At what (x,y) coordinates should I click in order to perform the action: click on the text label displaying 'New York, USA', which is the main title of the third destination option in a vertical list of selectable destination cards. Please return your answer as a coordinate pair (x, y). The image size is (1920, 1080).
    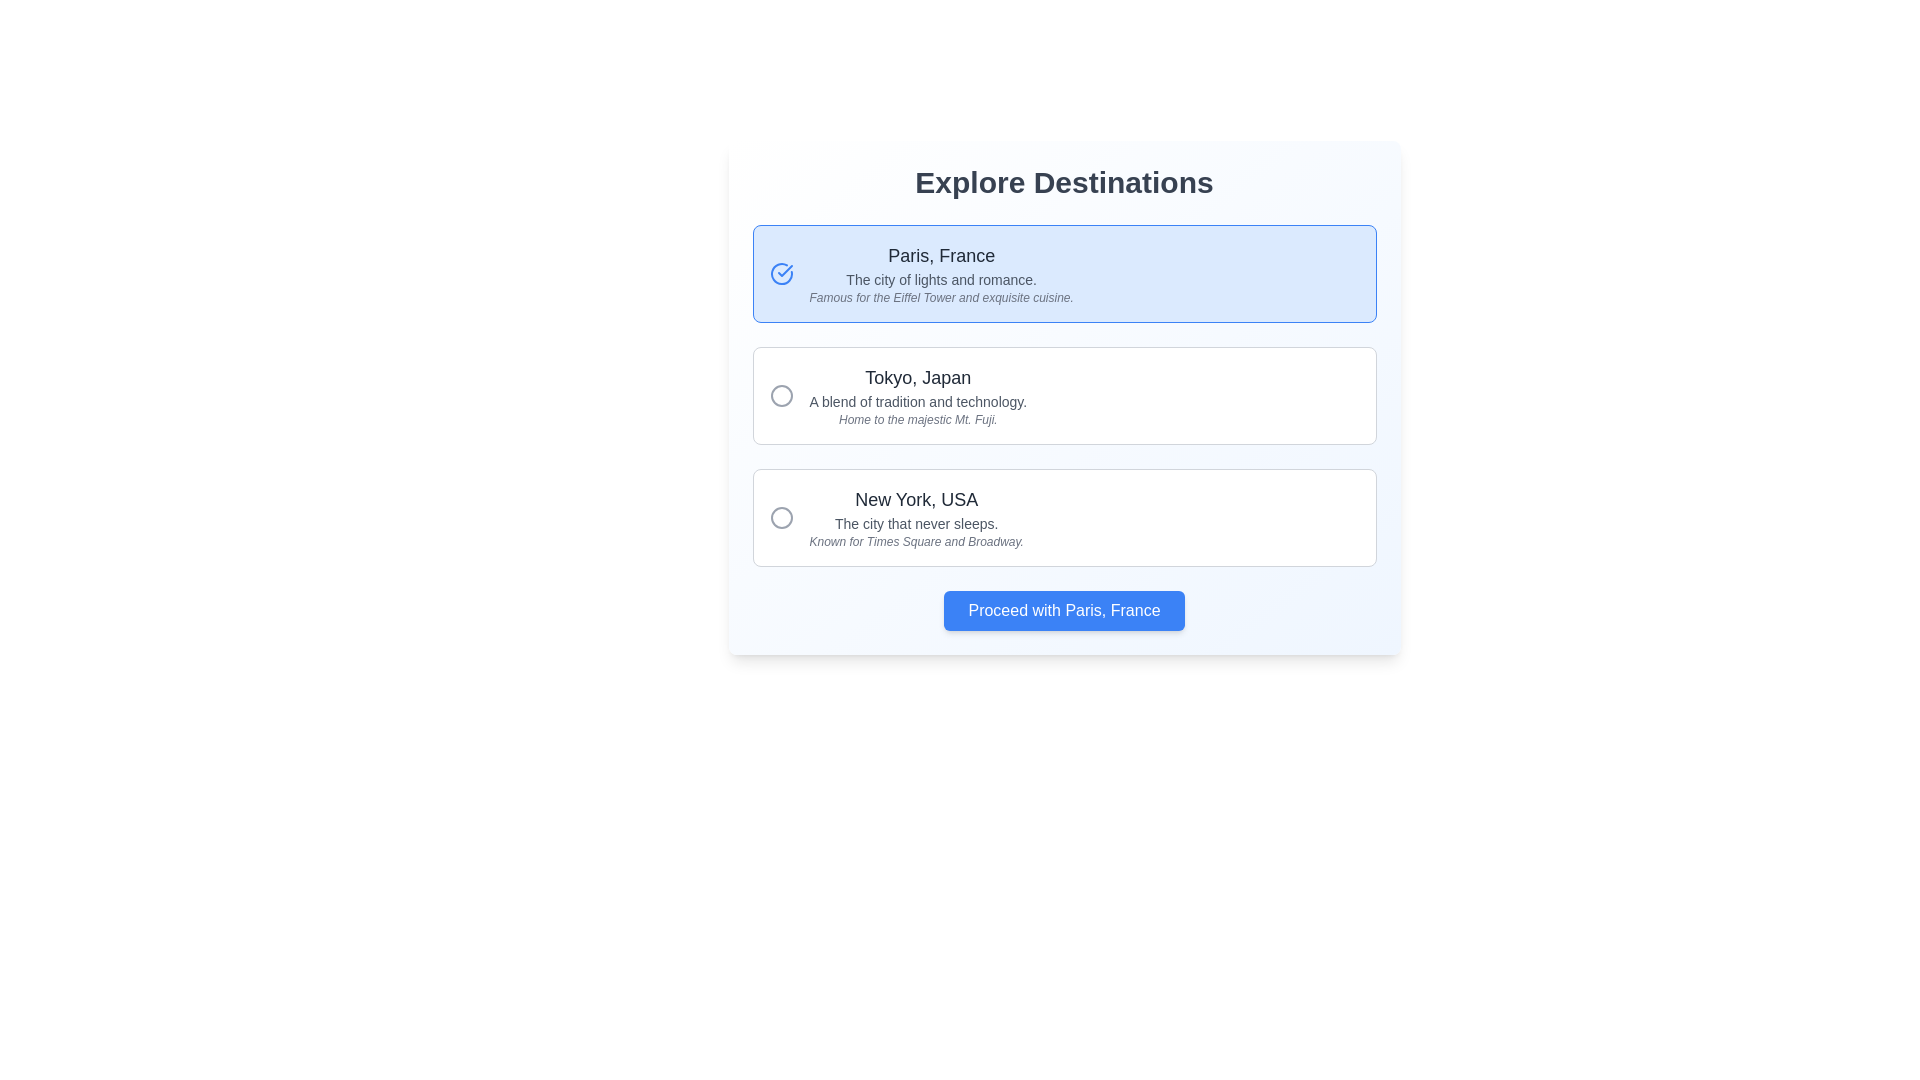
    Looking at the image, I should click on (915, 499).